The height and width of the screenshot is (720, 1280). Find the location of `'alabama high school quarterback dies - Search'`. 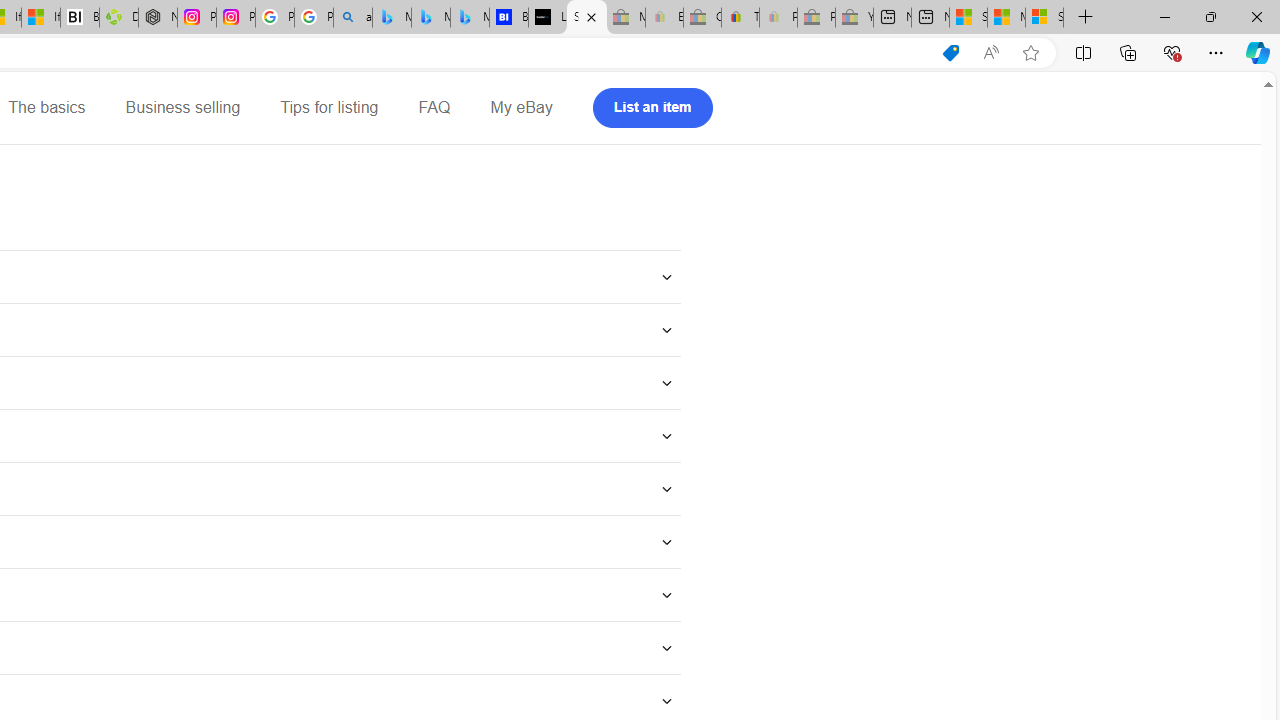

'alabama high school quarterback dies - Search' is located at coordinates (353, 17).